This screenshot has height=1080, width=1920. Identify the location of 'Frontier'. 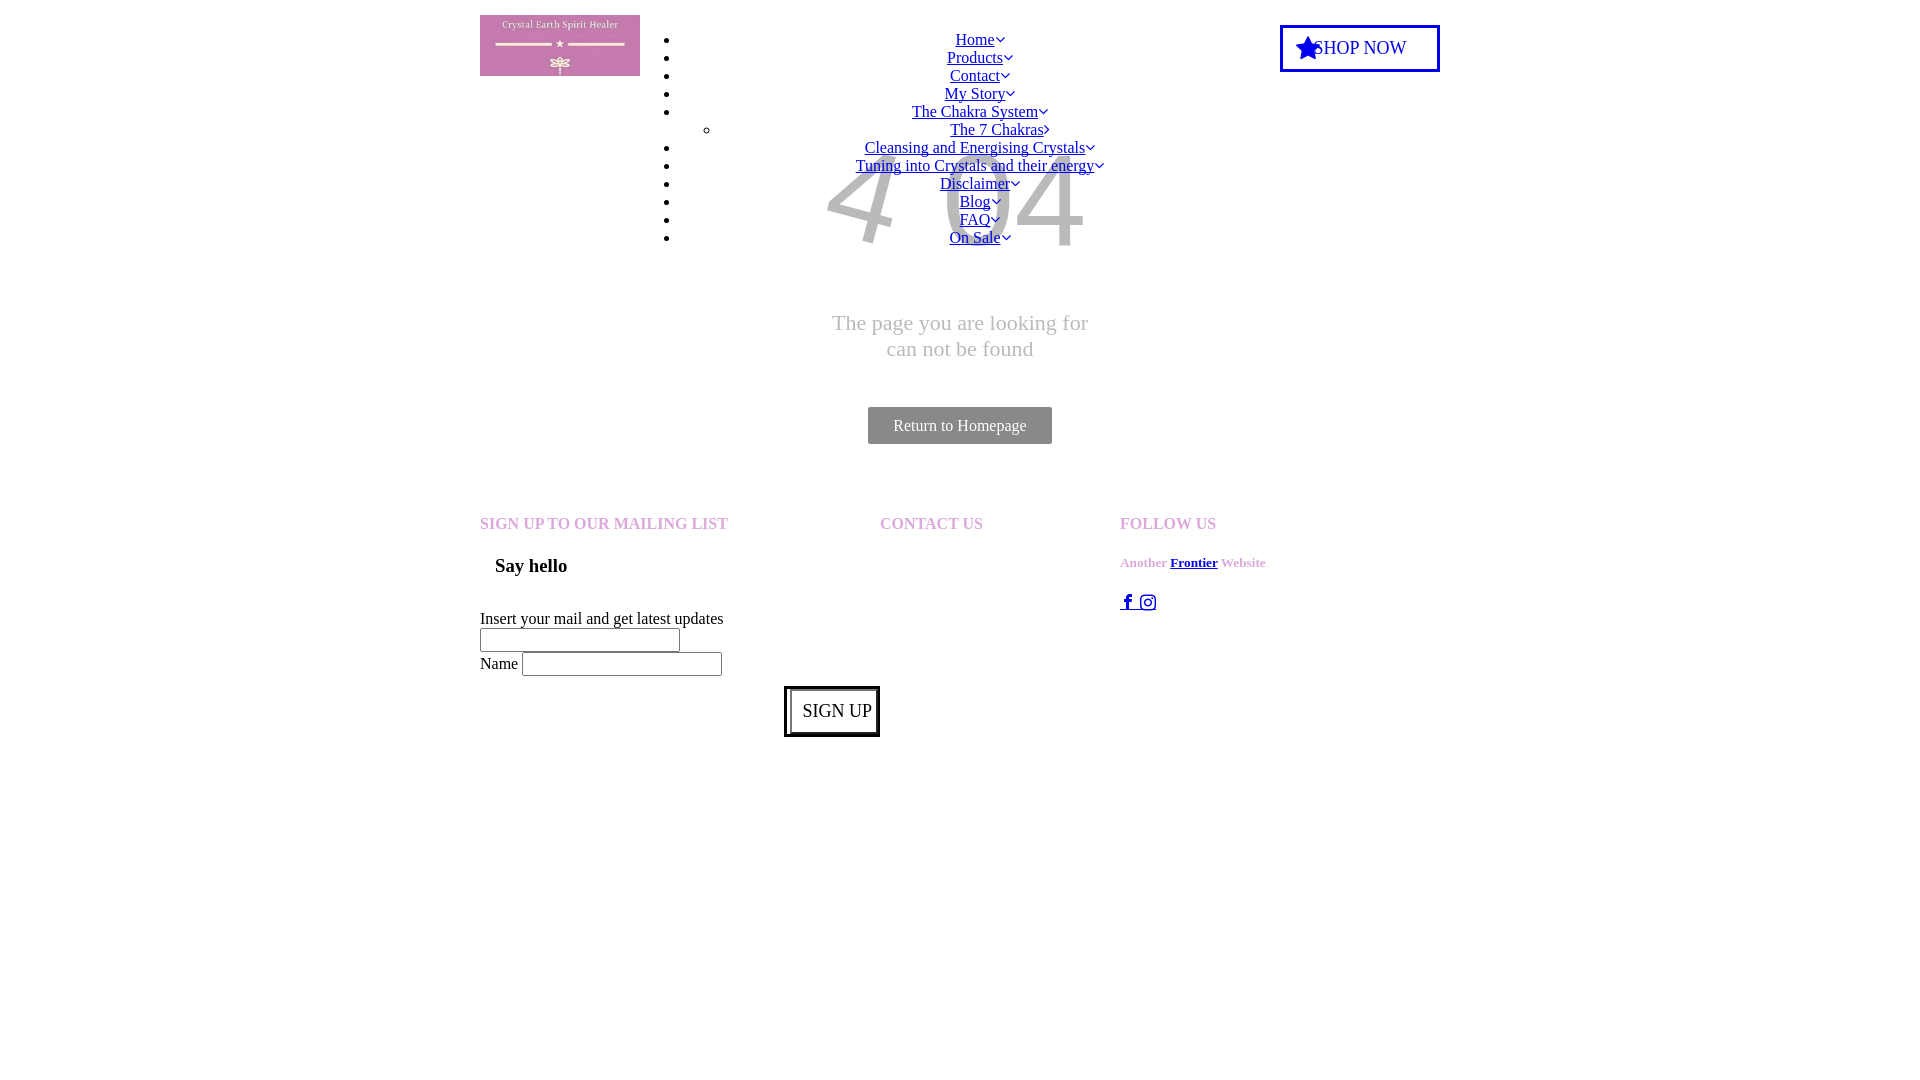
(1193, 562).